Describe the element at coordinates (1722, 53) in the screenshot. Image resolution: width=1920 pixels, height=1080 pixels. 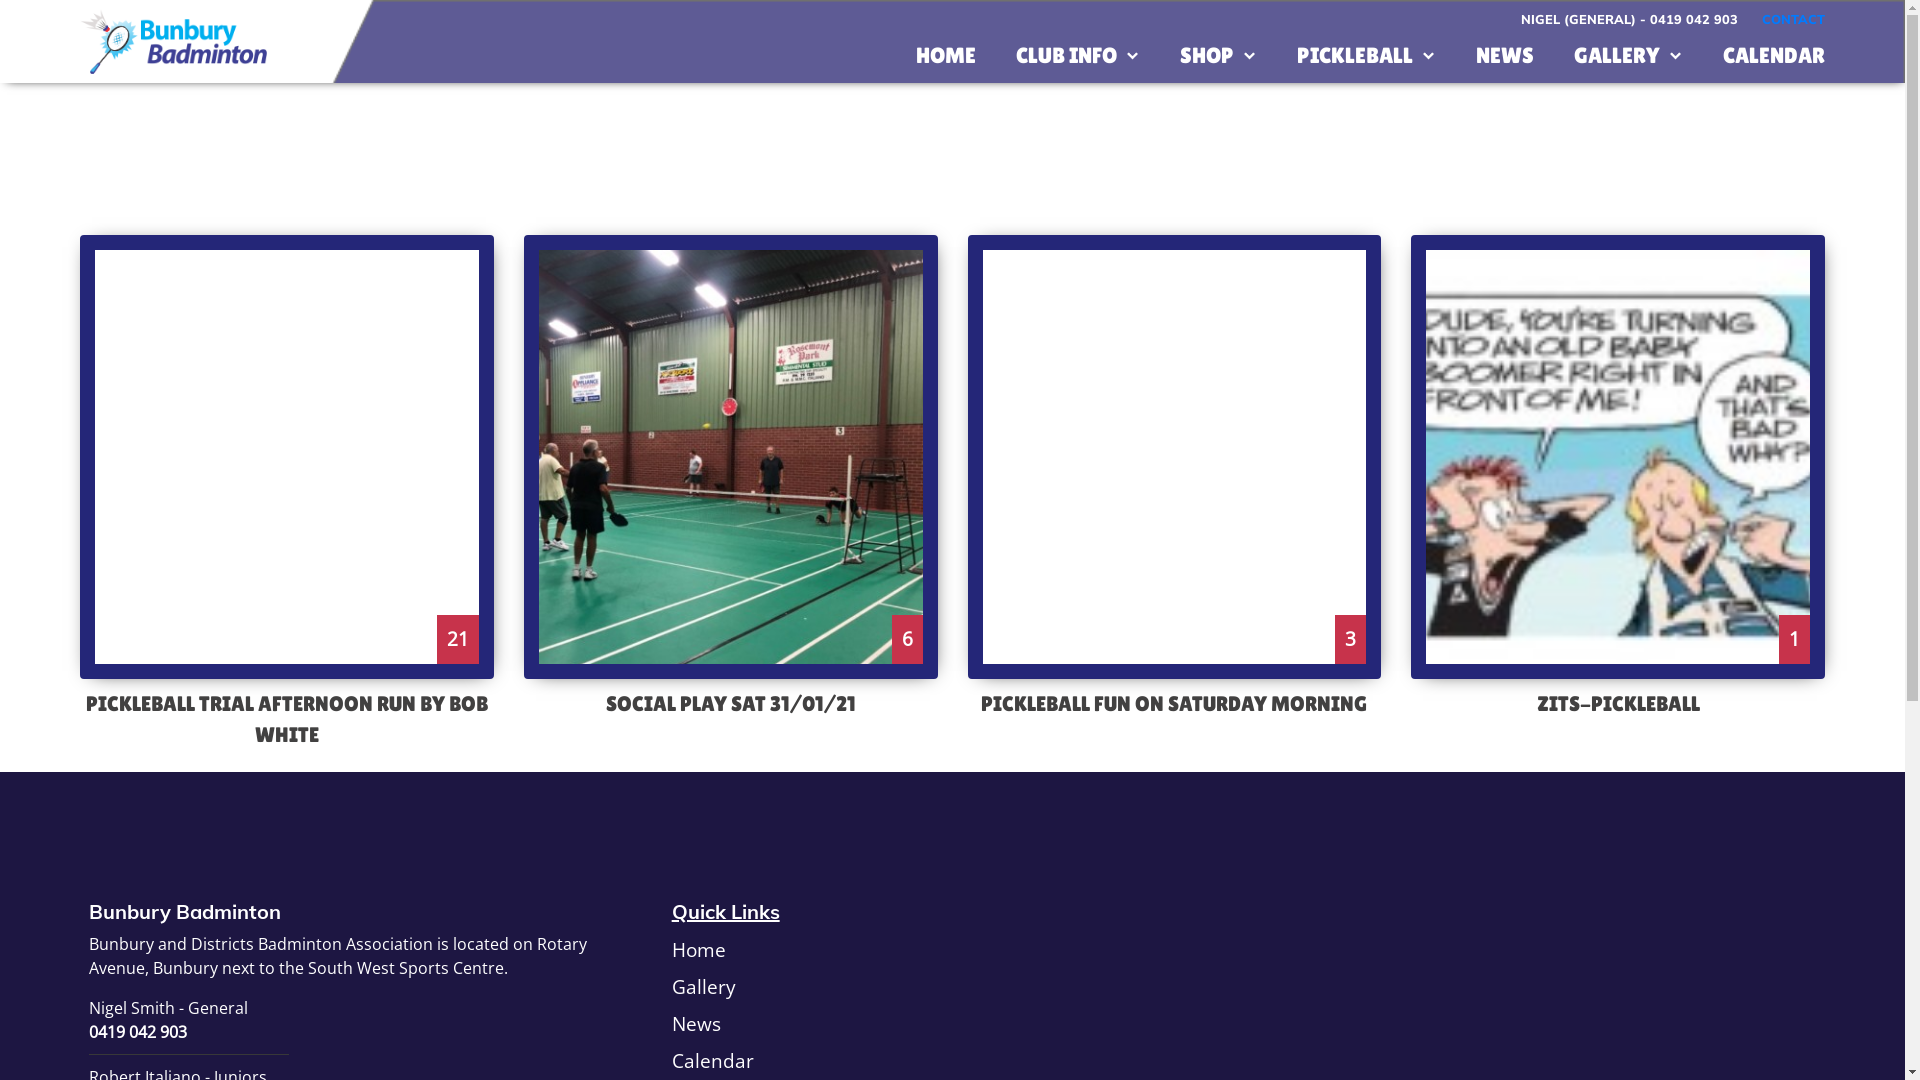
I see `'CALENDAR'` at that location.